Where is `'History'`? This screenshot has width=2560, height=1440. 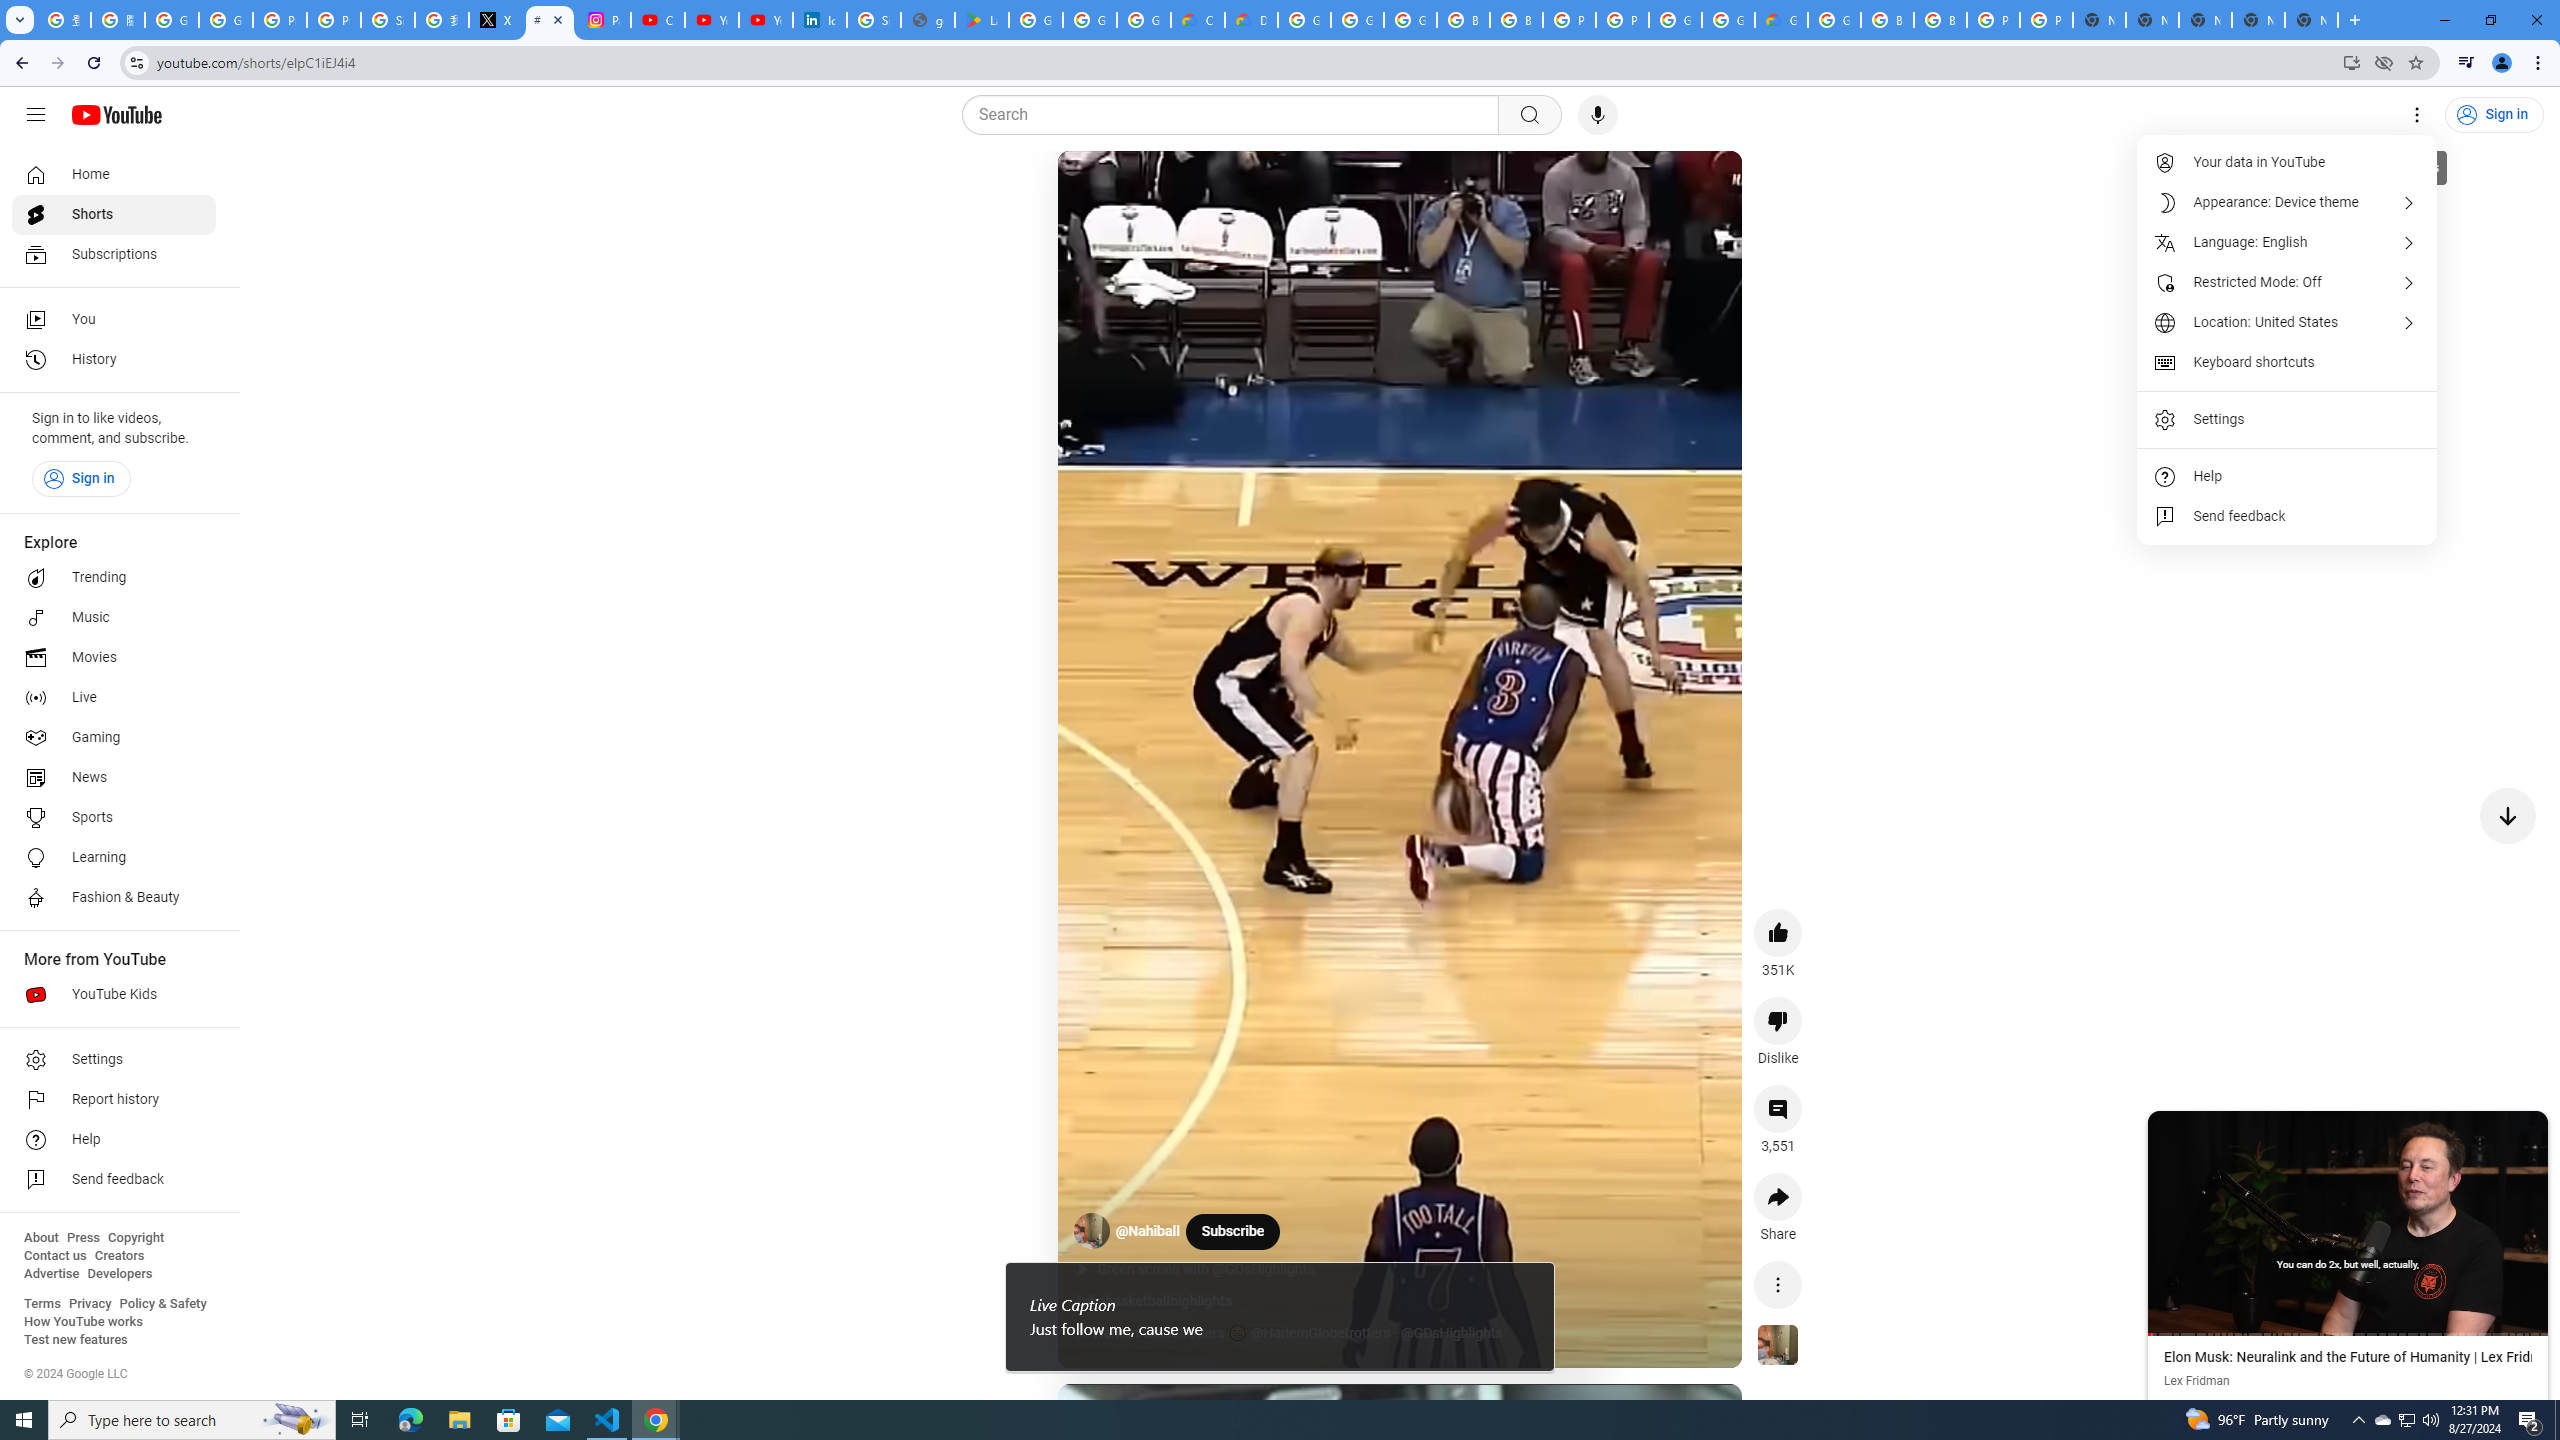
'History' is located at coordinates (113, 360).